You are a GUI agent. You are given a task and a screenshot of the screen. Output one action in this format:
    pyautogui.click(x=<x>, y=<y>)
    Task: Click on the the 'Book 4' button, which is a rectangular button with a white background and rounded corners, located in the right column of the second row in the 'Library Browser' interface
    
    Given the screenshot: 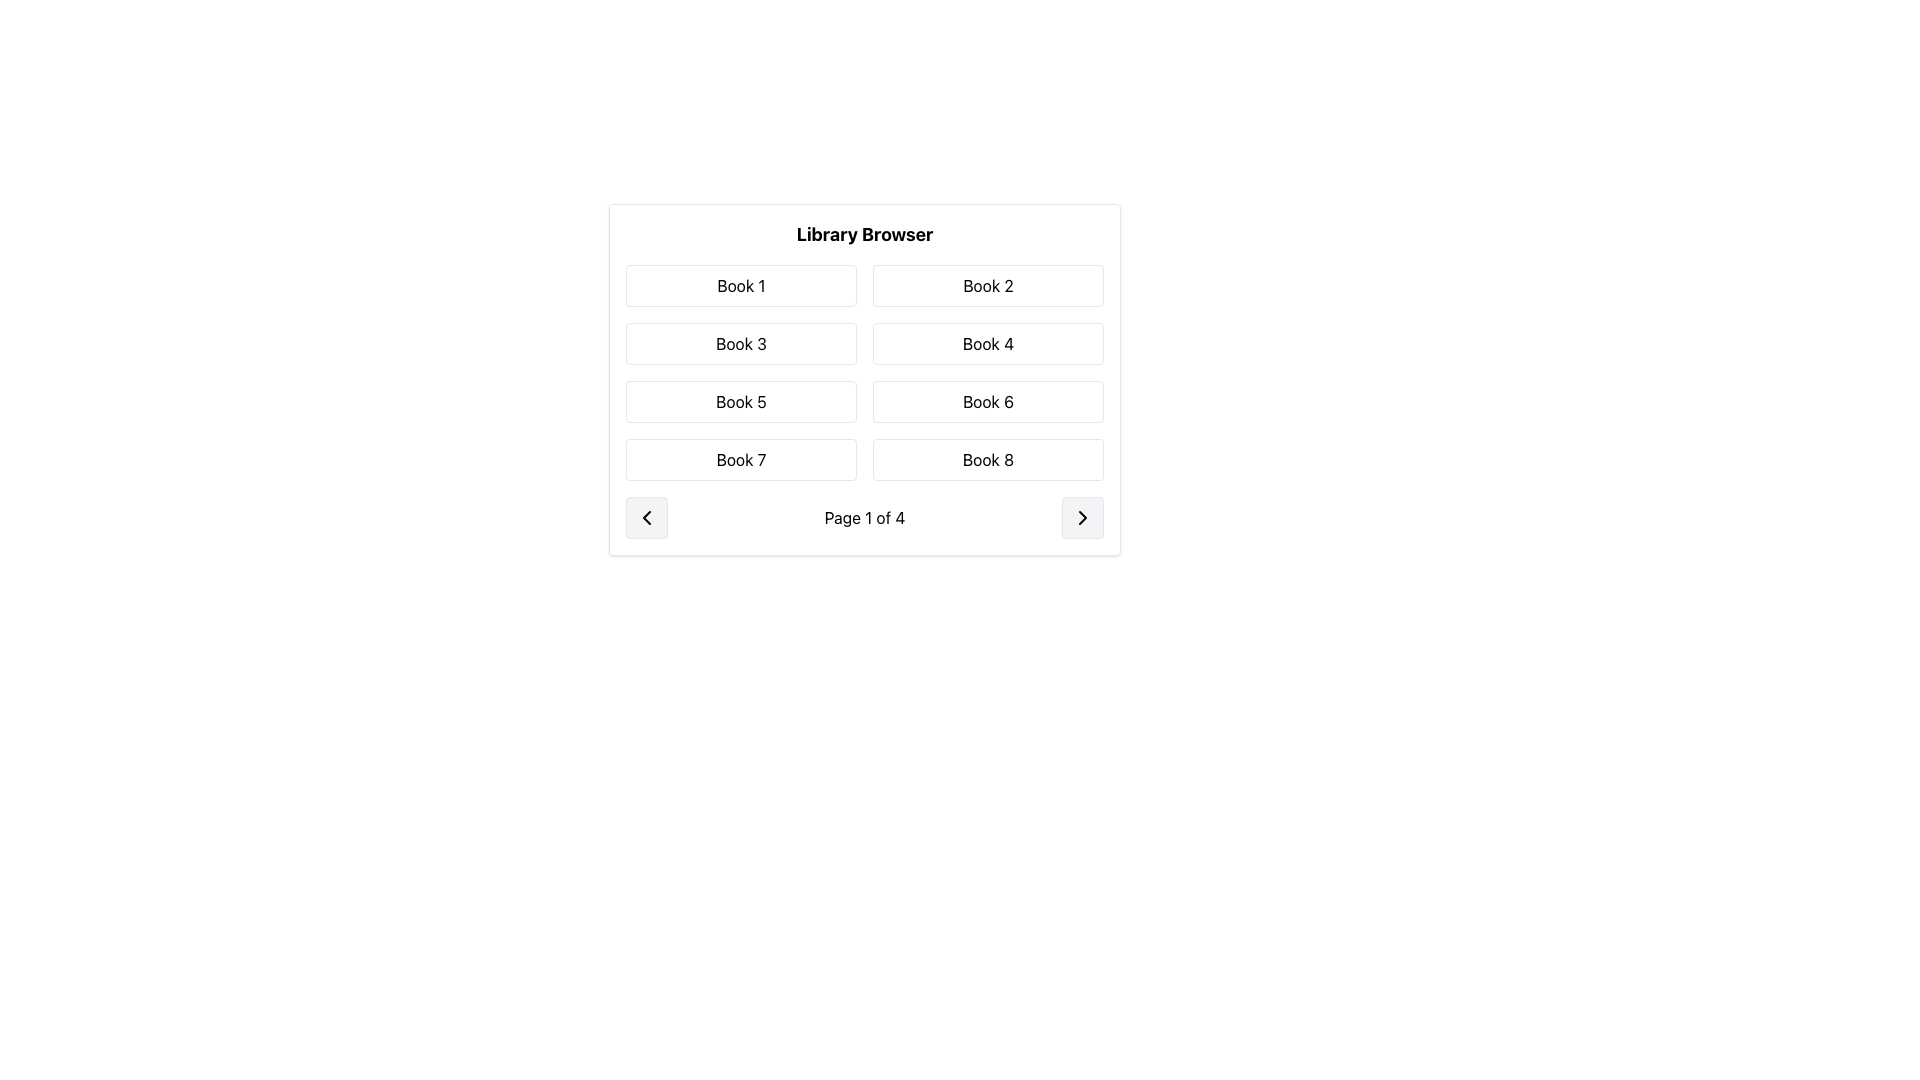 What is the action you would take?
    pyautogui.click(x=988, y=342)
    